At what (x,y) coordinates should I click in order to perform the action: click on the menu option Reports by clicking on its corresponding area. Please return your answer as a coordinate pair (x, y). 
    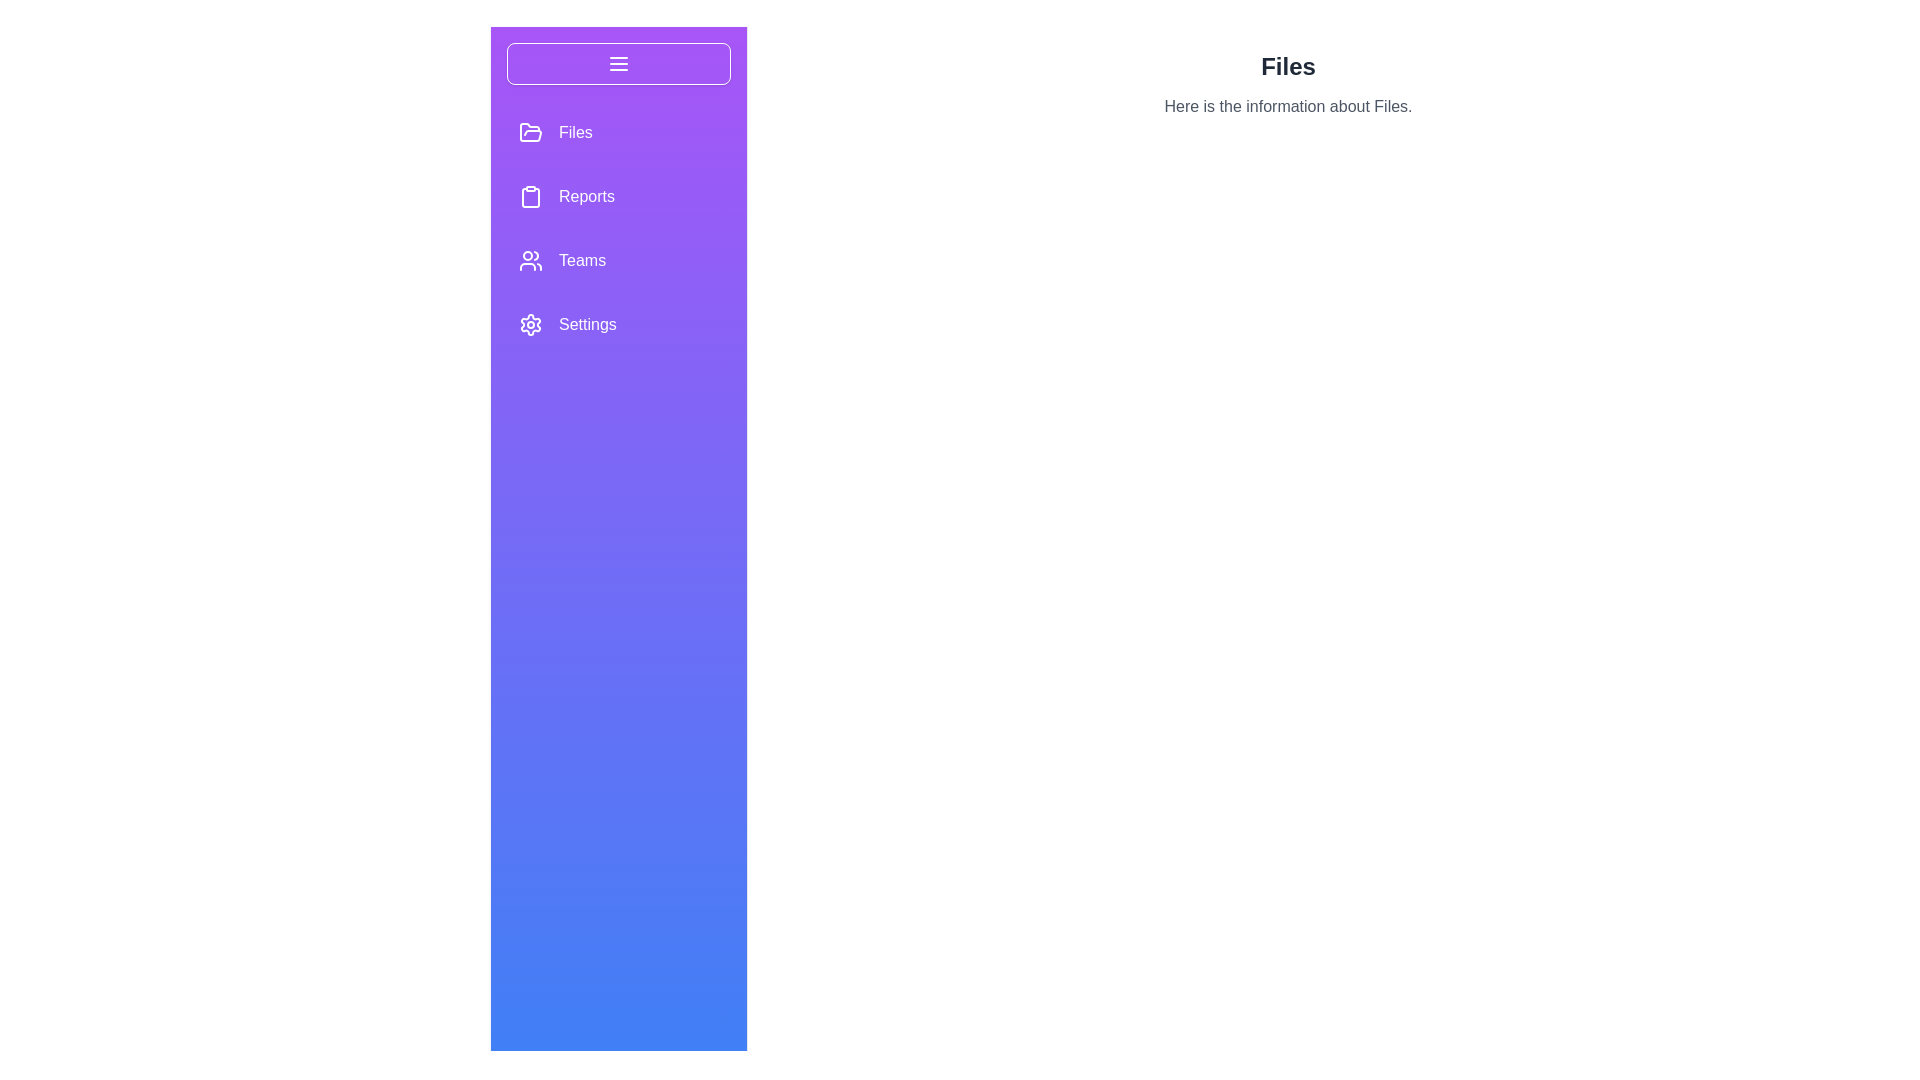
    Looking at the image, I should click on (618, 196).